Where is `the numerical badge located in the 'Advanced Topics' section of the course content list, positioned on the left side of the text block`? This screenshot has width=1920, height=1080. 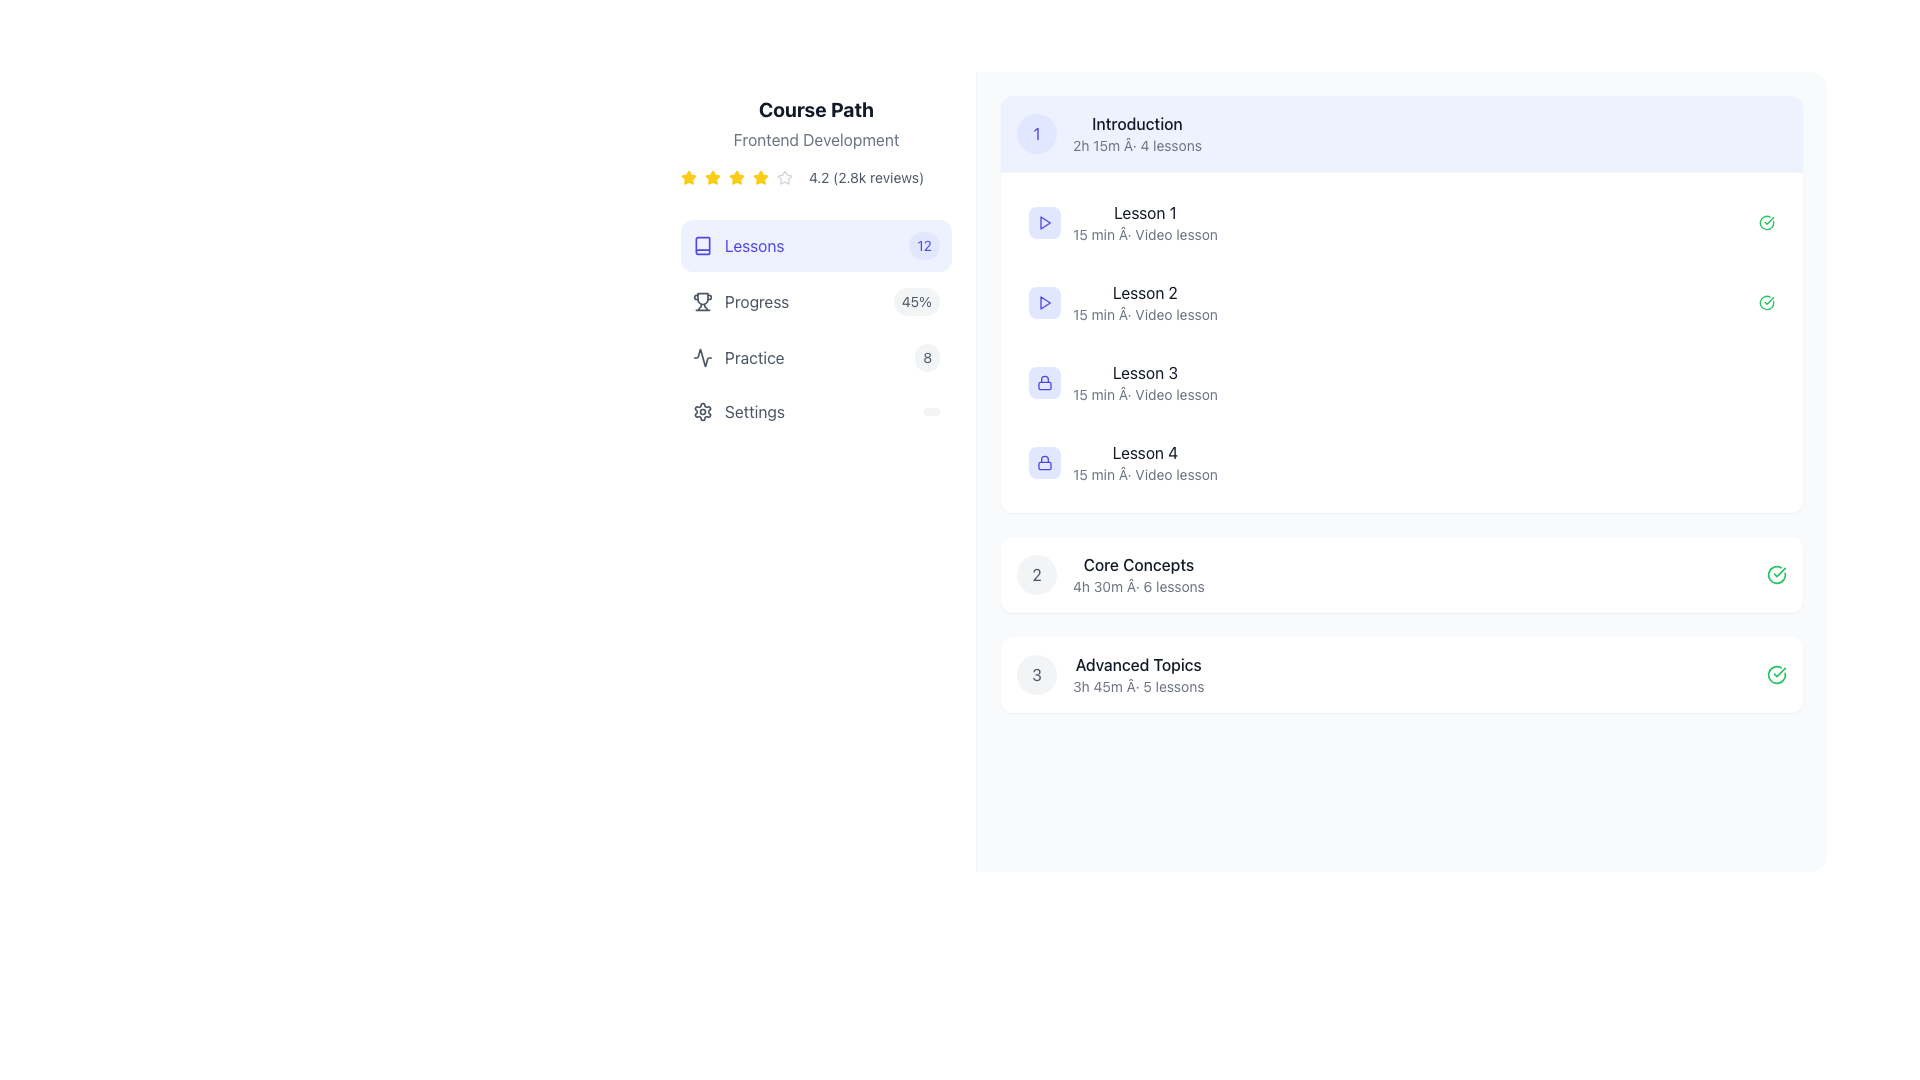
the numerical badge located in the 'Advanced Topics' section of the course content list, positioned on the left side of the text block is located at coordinates (1036, 675).